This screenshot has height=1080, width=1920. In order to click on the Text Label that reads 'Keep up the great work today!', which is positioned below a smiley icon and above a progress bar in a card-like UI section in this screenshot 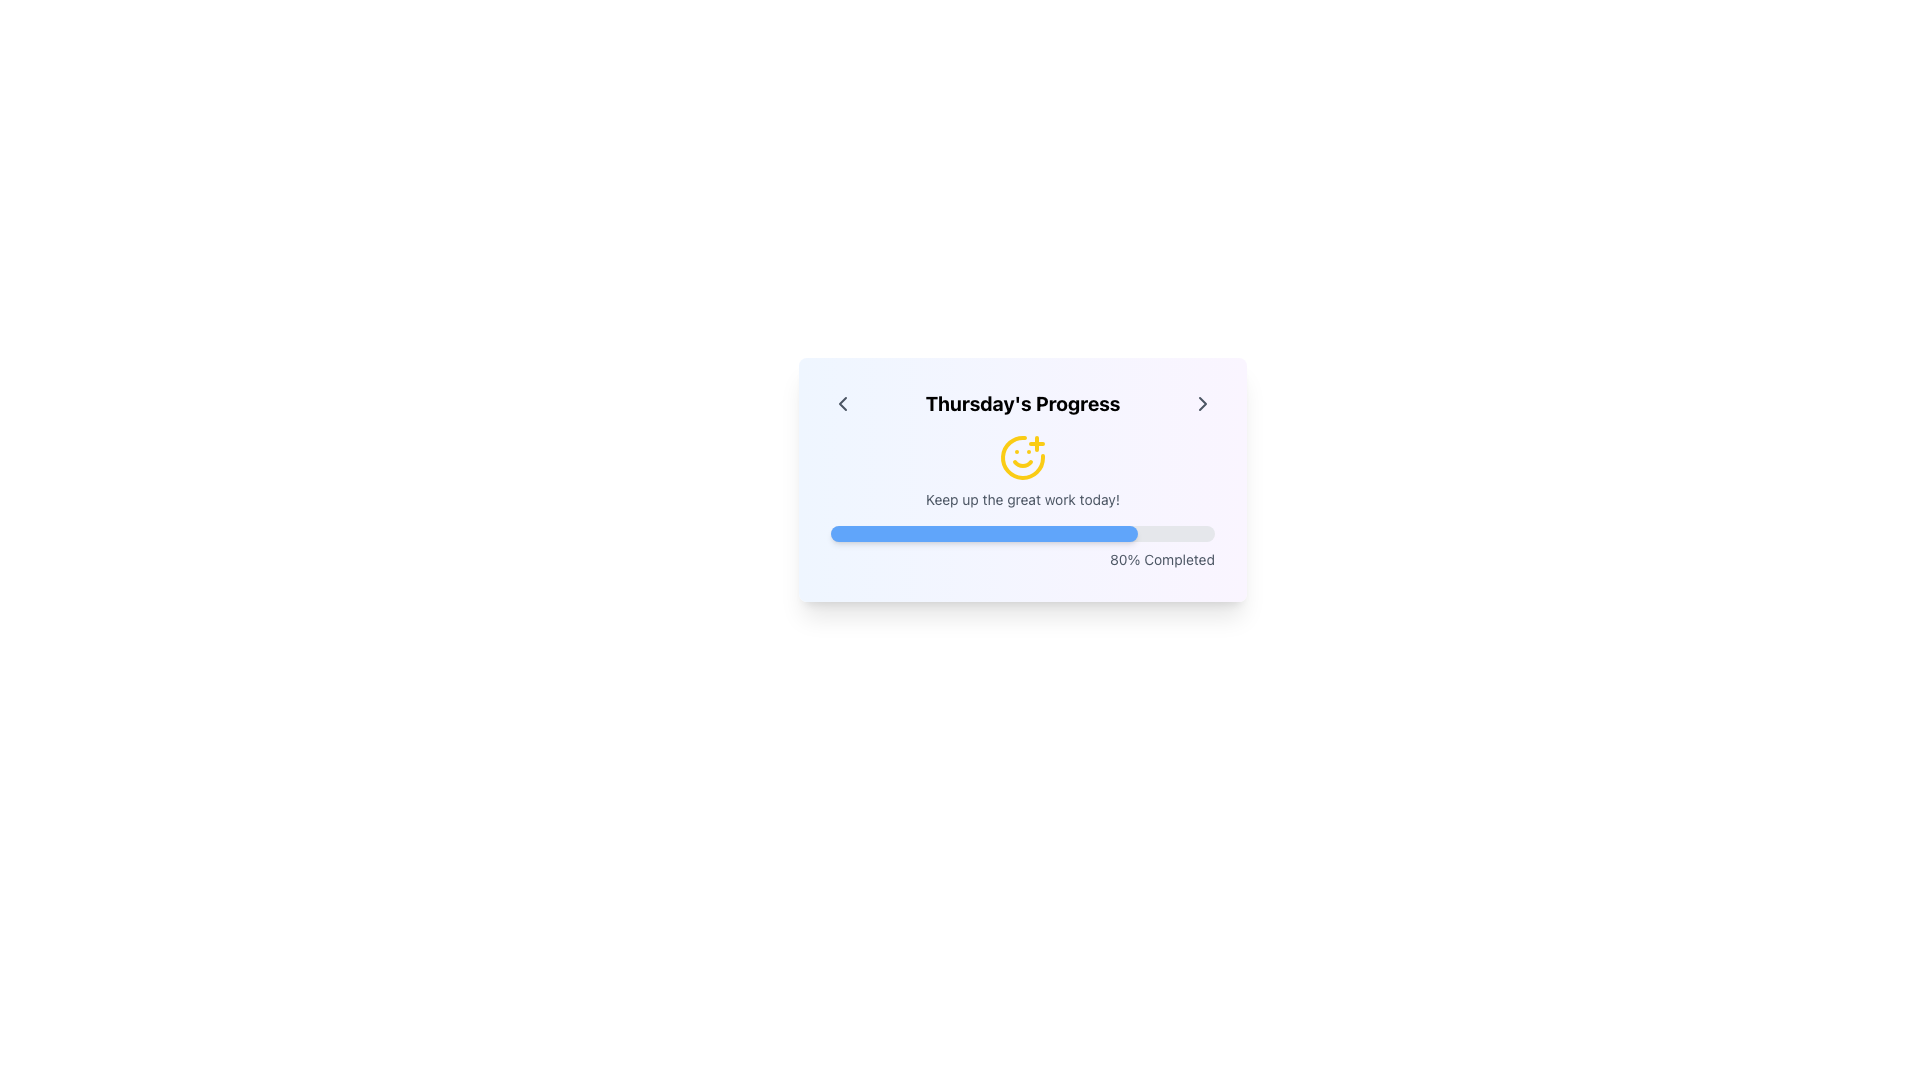, I will do `click(1022, 499)`.